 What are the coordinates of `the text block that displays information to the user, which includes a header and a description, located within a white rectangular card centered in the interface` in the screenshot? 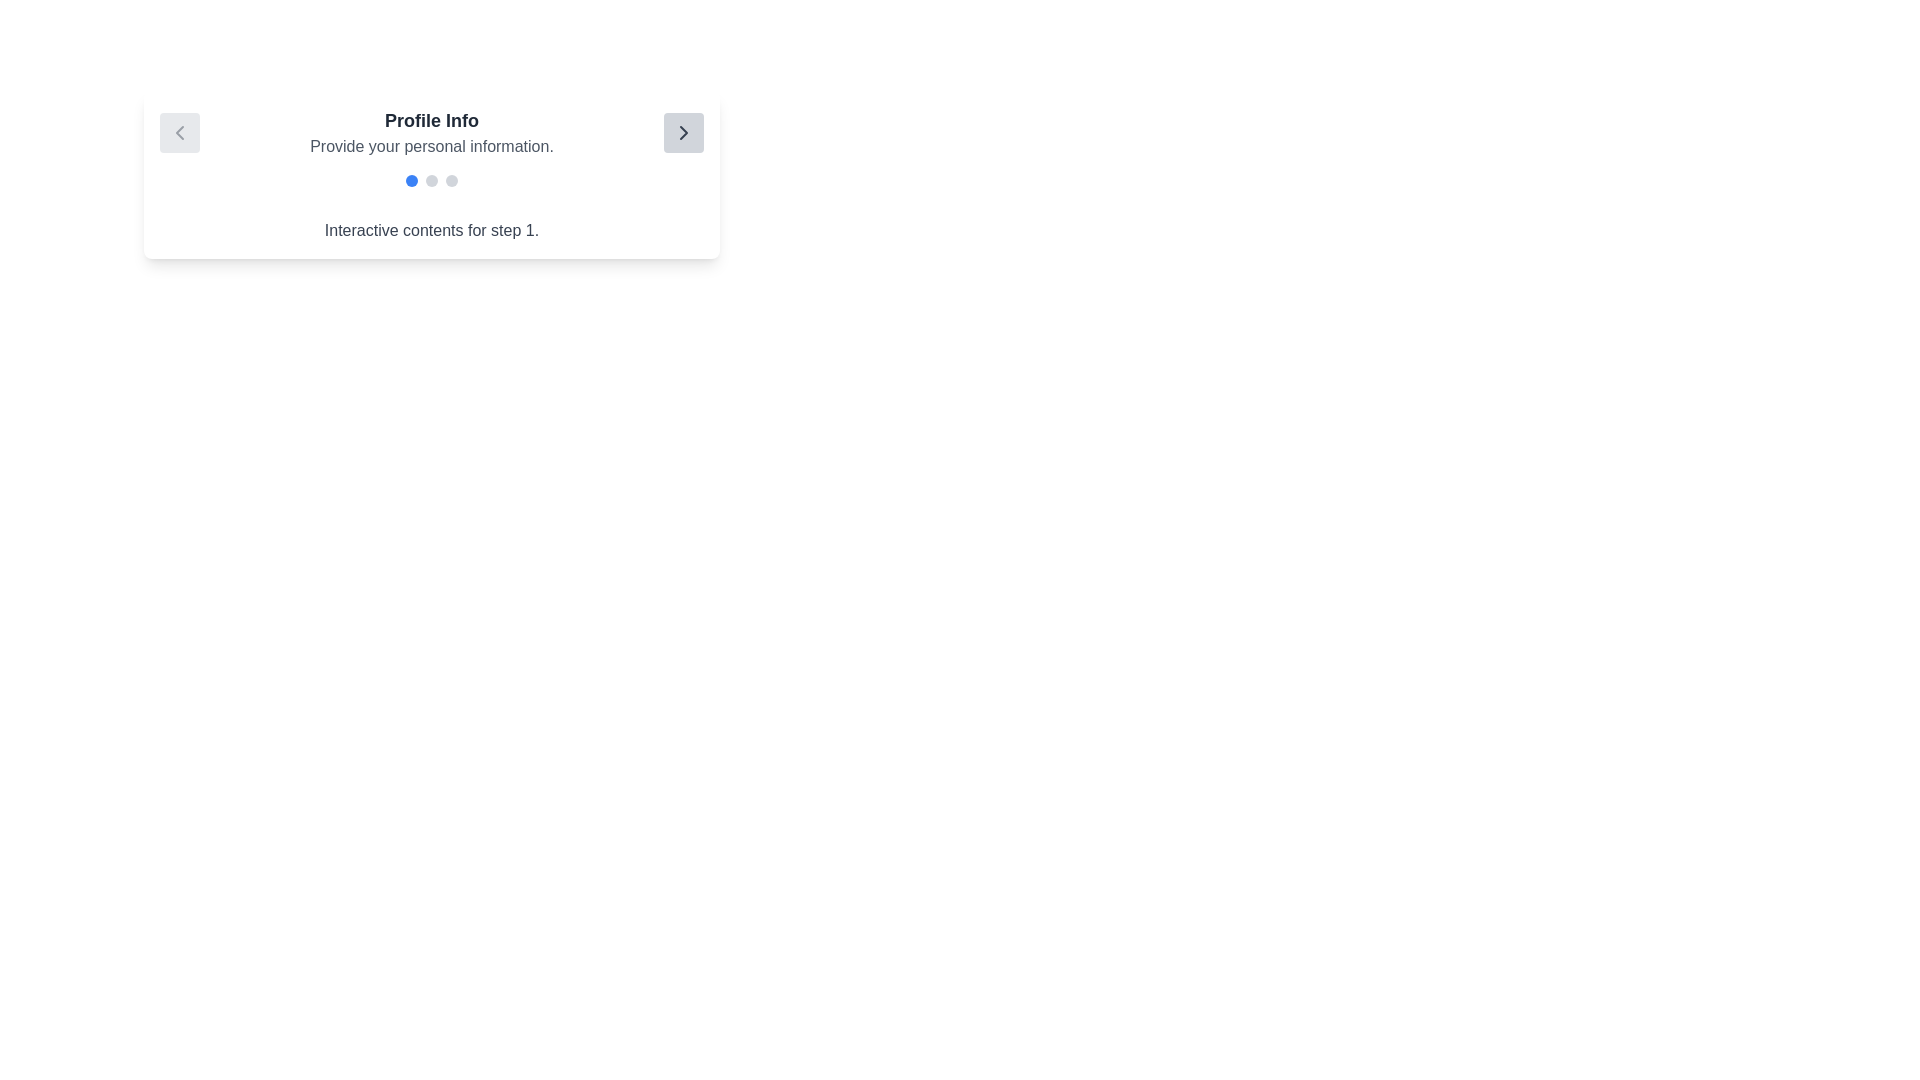 It's located at (431, 132).